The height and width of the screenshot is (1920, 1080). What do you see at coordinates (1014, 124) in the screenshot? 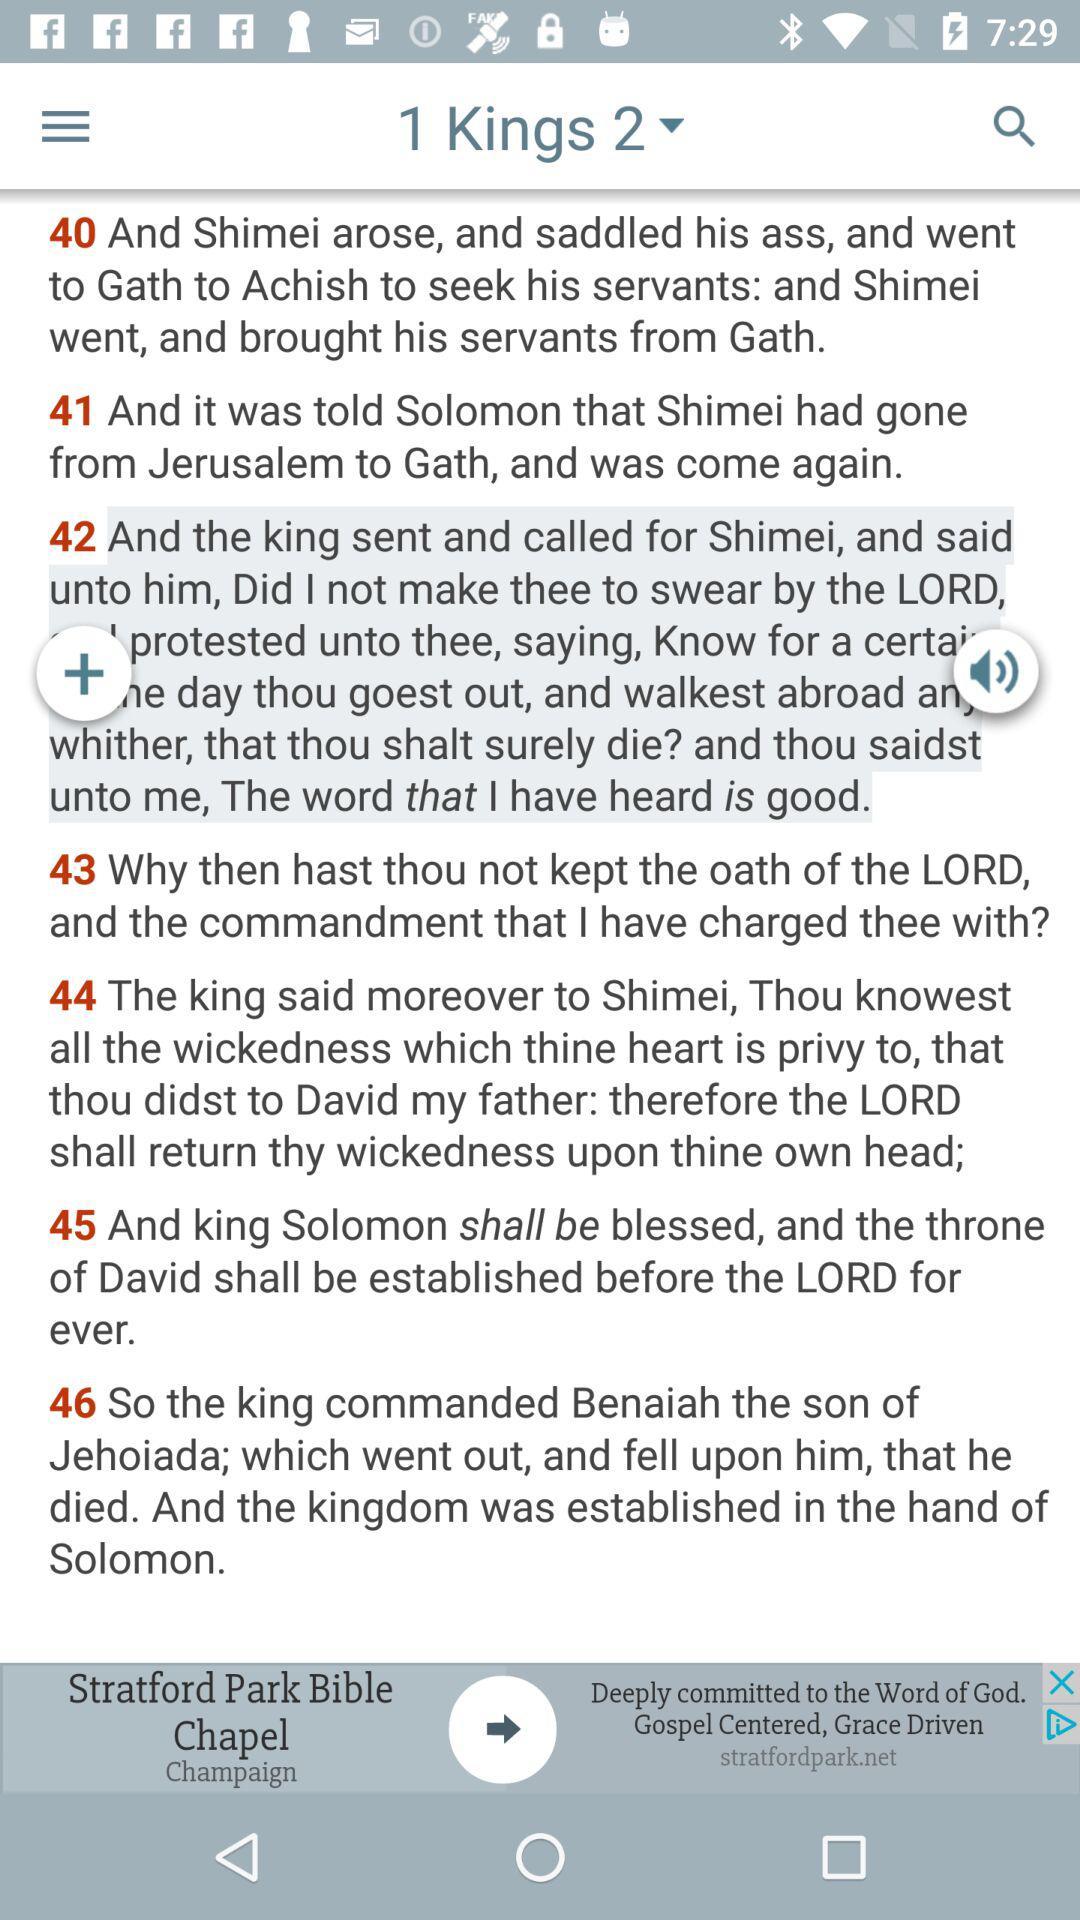
I see `open search` at bounding box center [1014, 124].